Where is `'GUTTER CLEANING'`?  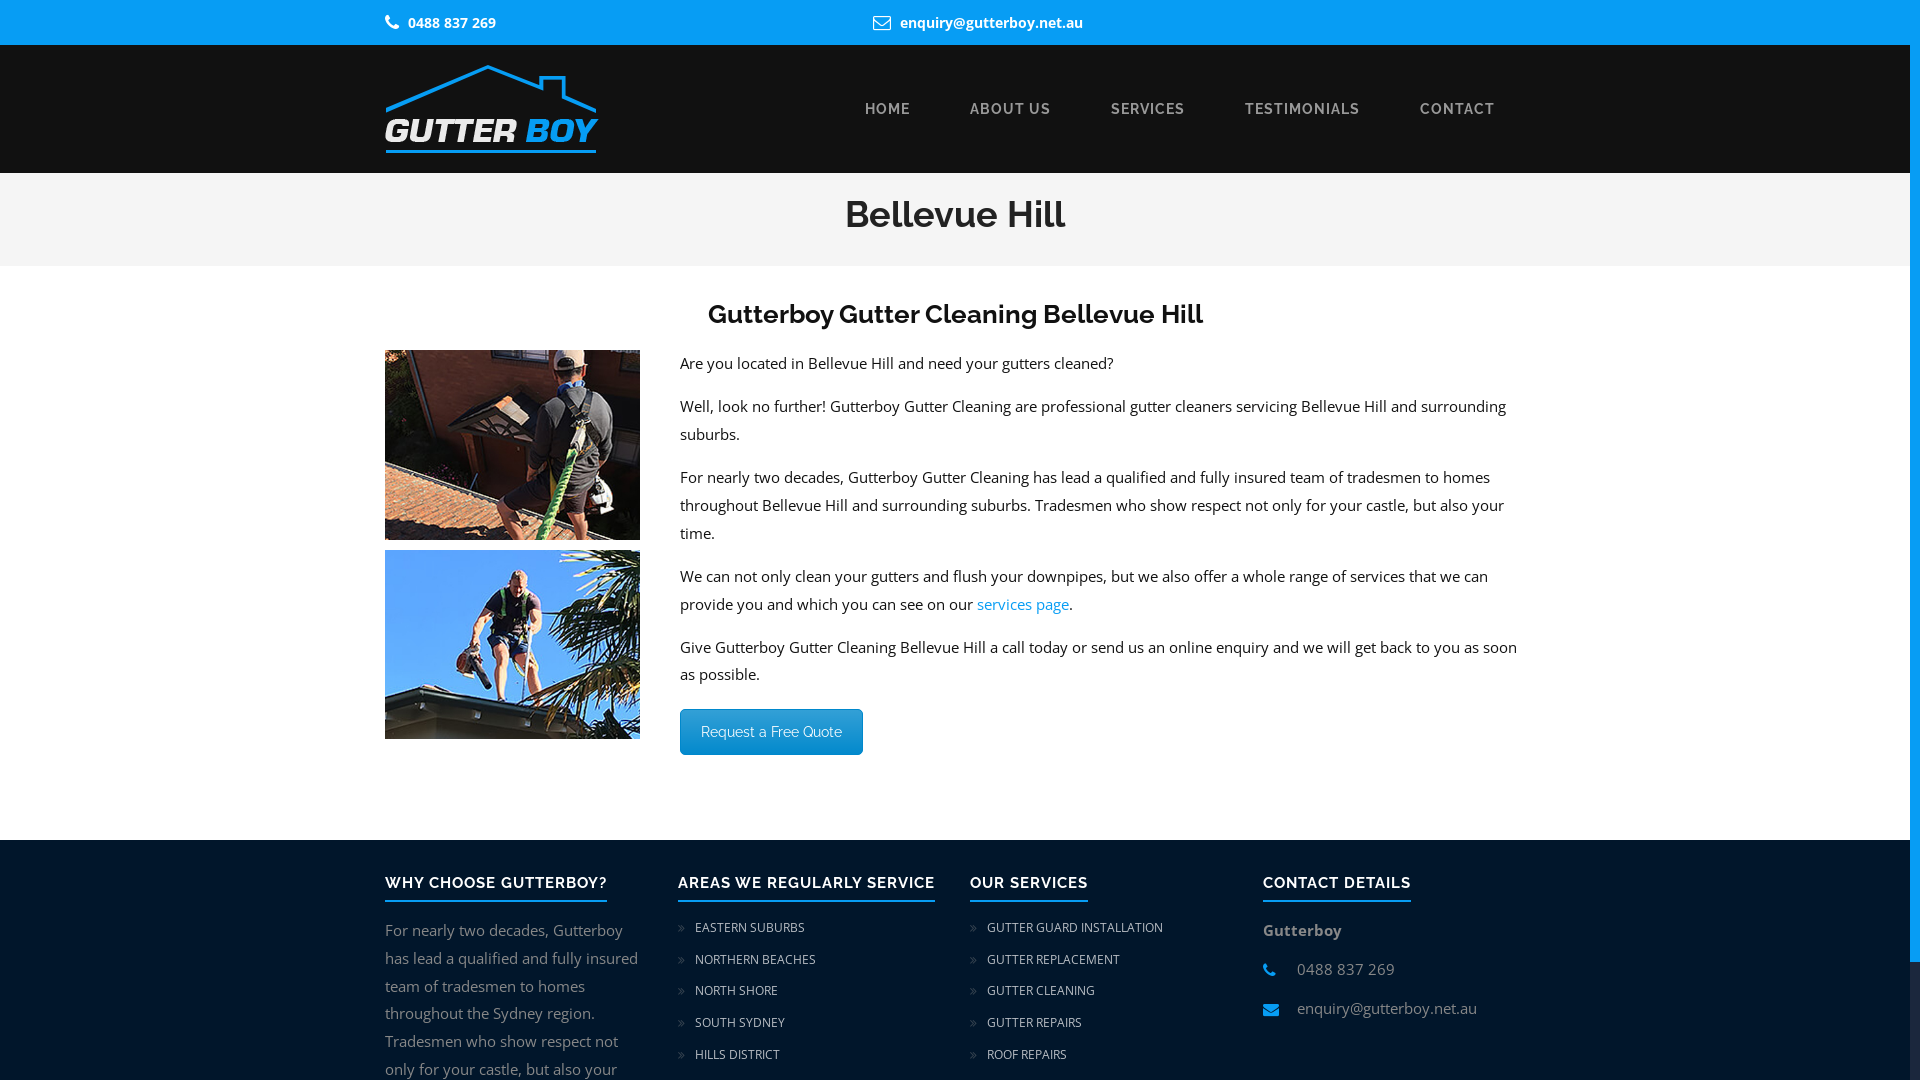
'GUTTER CLEANING' is located at coordinates (1040, 990).